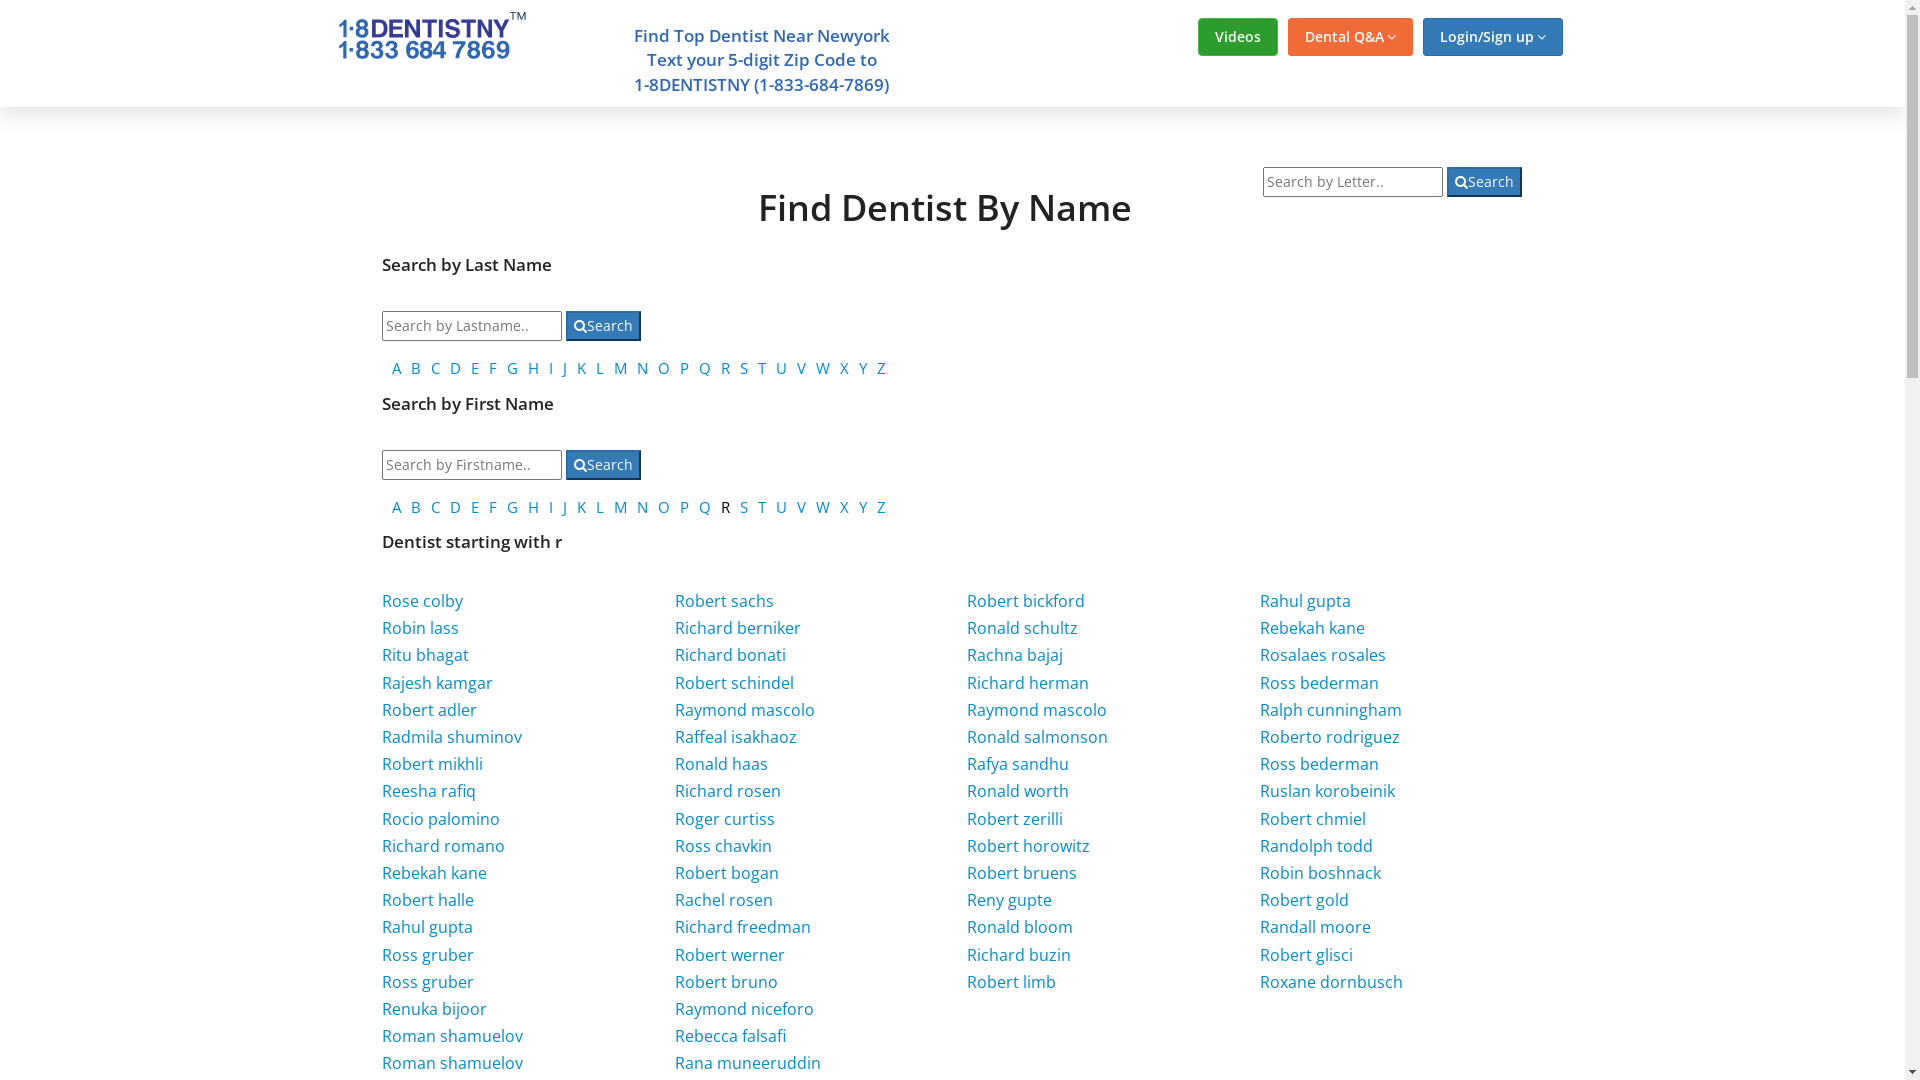 The image size is (1920, 1080). Describe the element at coordinates (880, 505) in the screenshot. I see `'Z'` at that location.